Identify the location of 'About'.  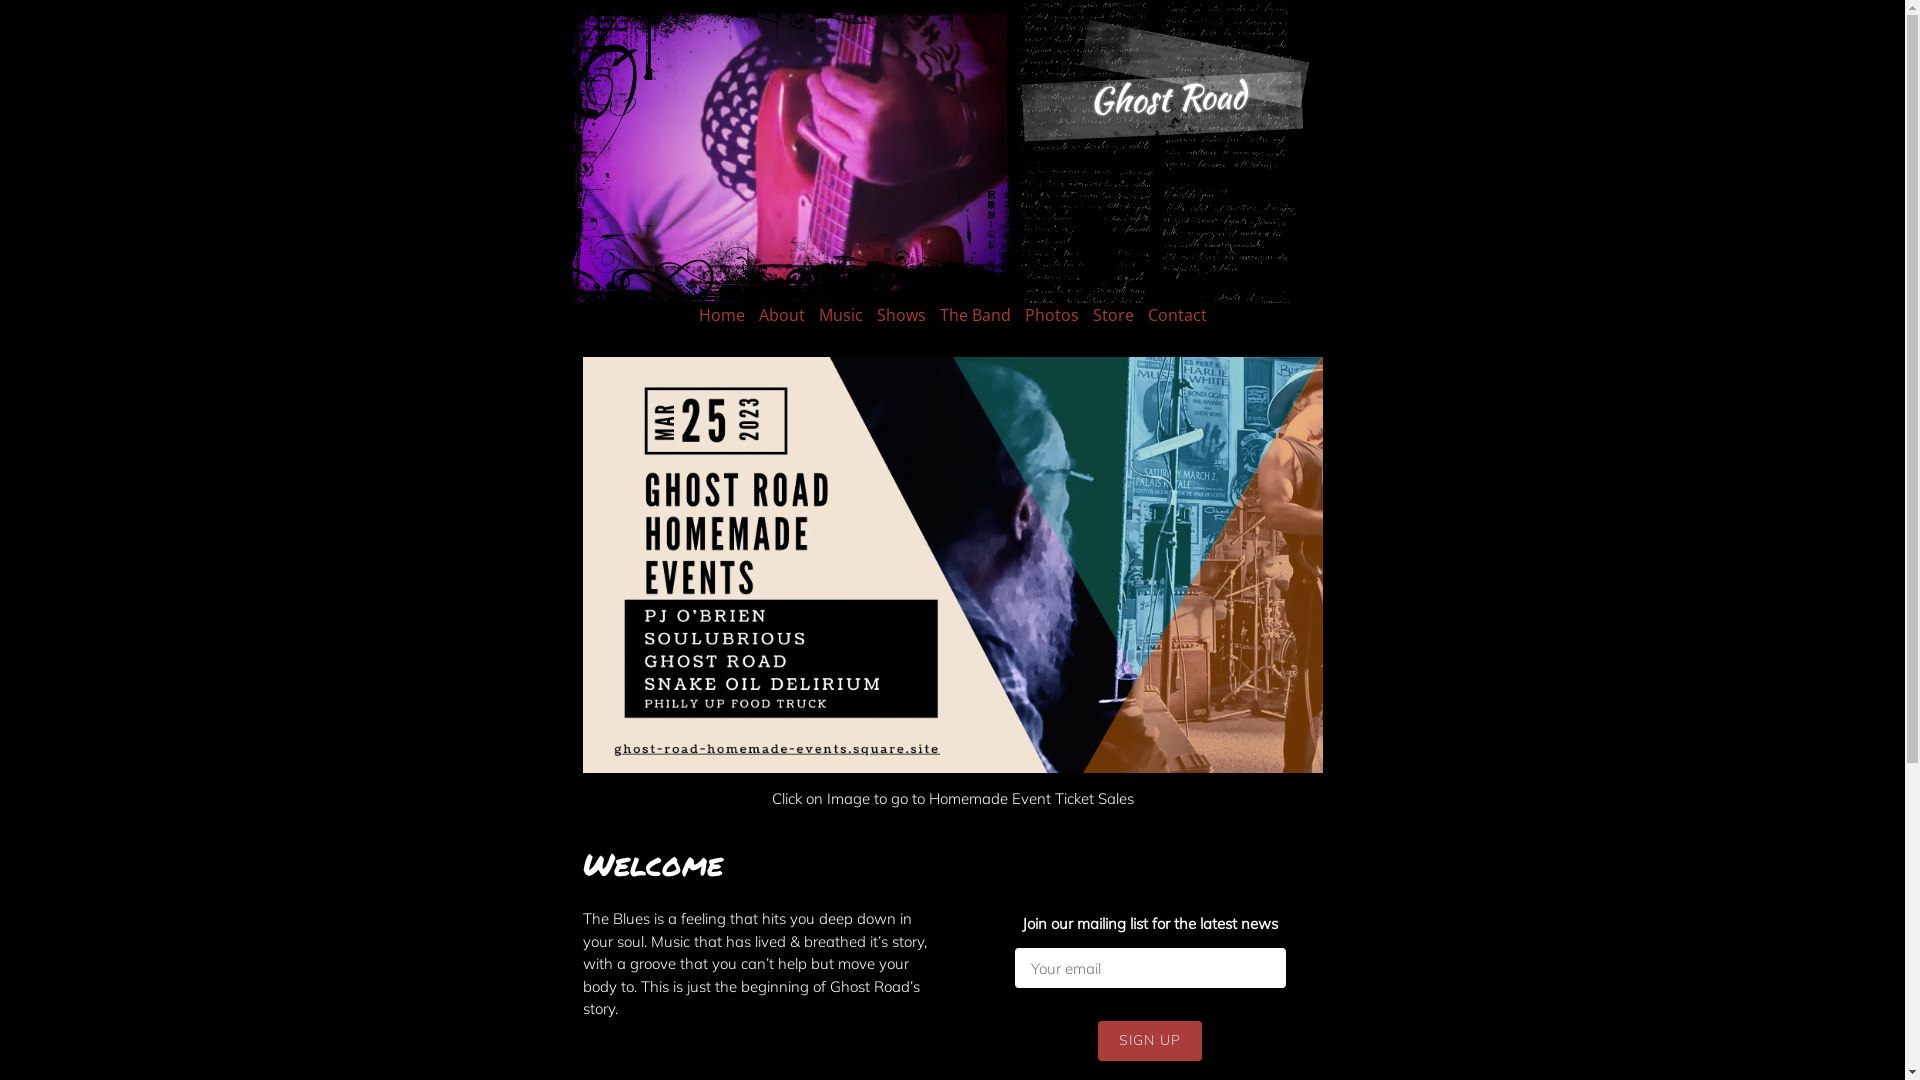
(780, 315).